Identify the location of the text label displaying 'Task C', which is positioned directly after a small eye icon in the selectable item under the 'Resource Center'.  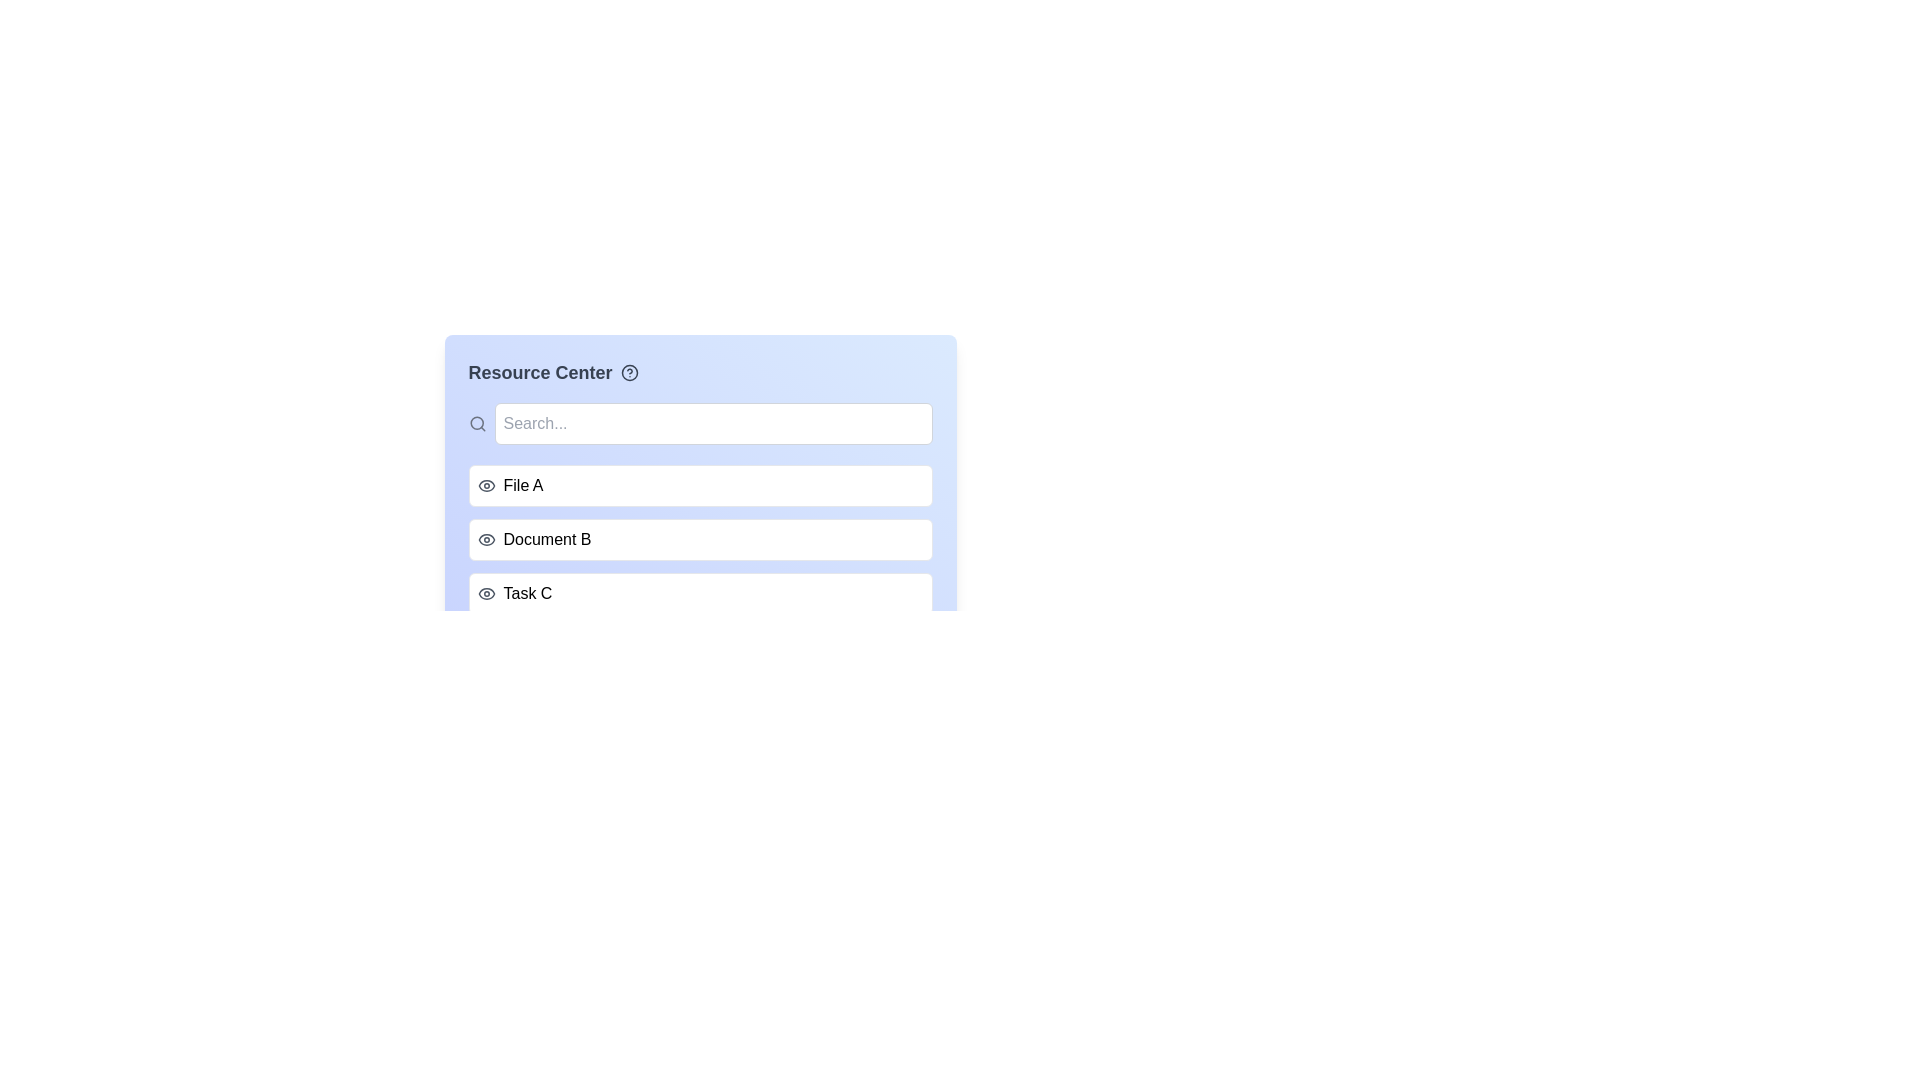
(528, 593).